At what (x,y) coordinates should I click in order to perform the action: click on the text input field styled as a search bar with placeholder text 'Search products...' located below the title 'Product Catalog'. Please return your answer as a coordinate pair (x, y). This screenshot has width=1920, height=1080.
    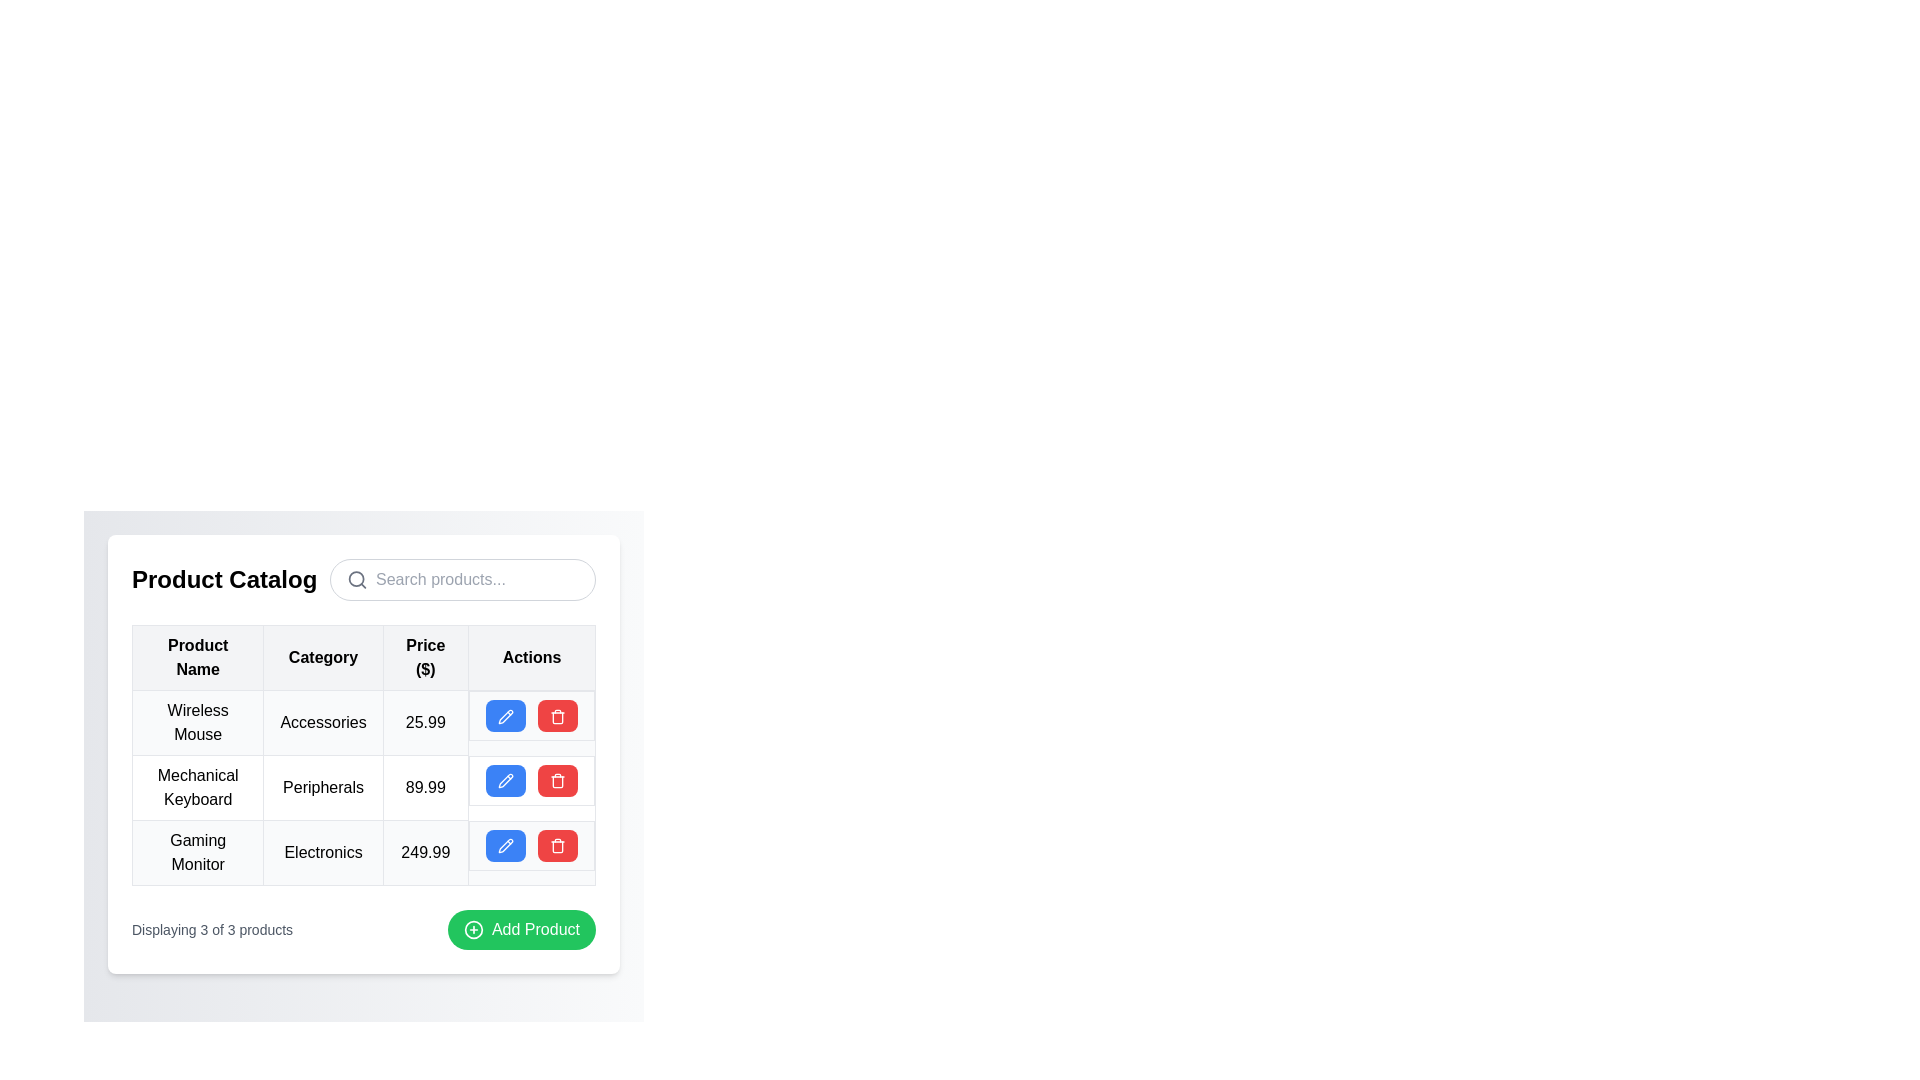
    Looking at the image, I should click on (476, 579).